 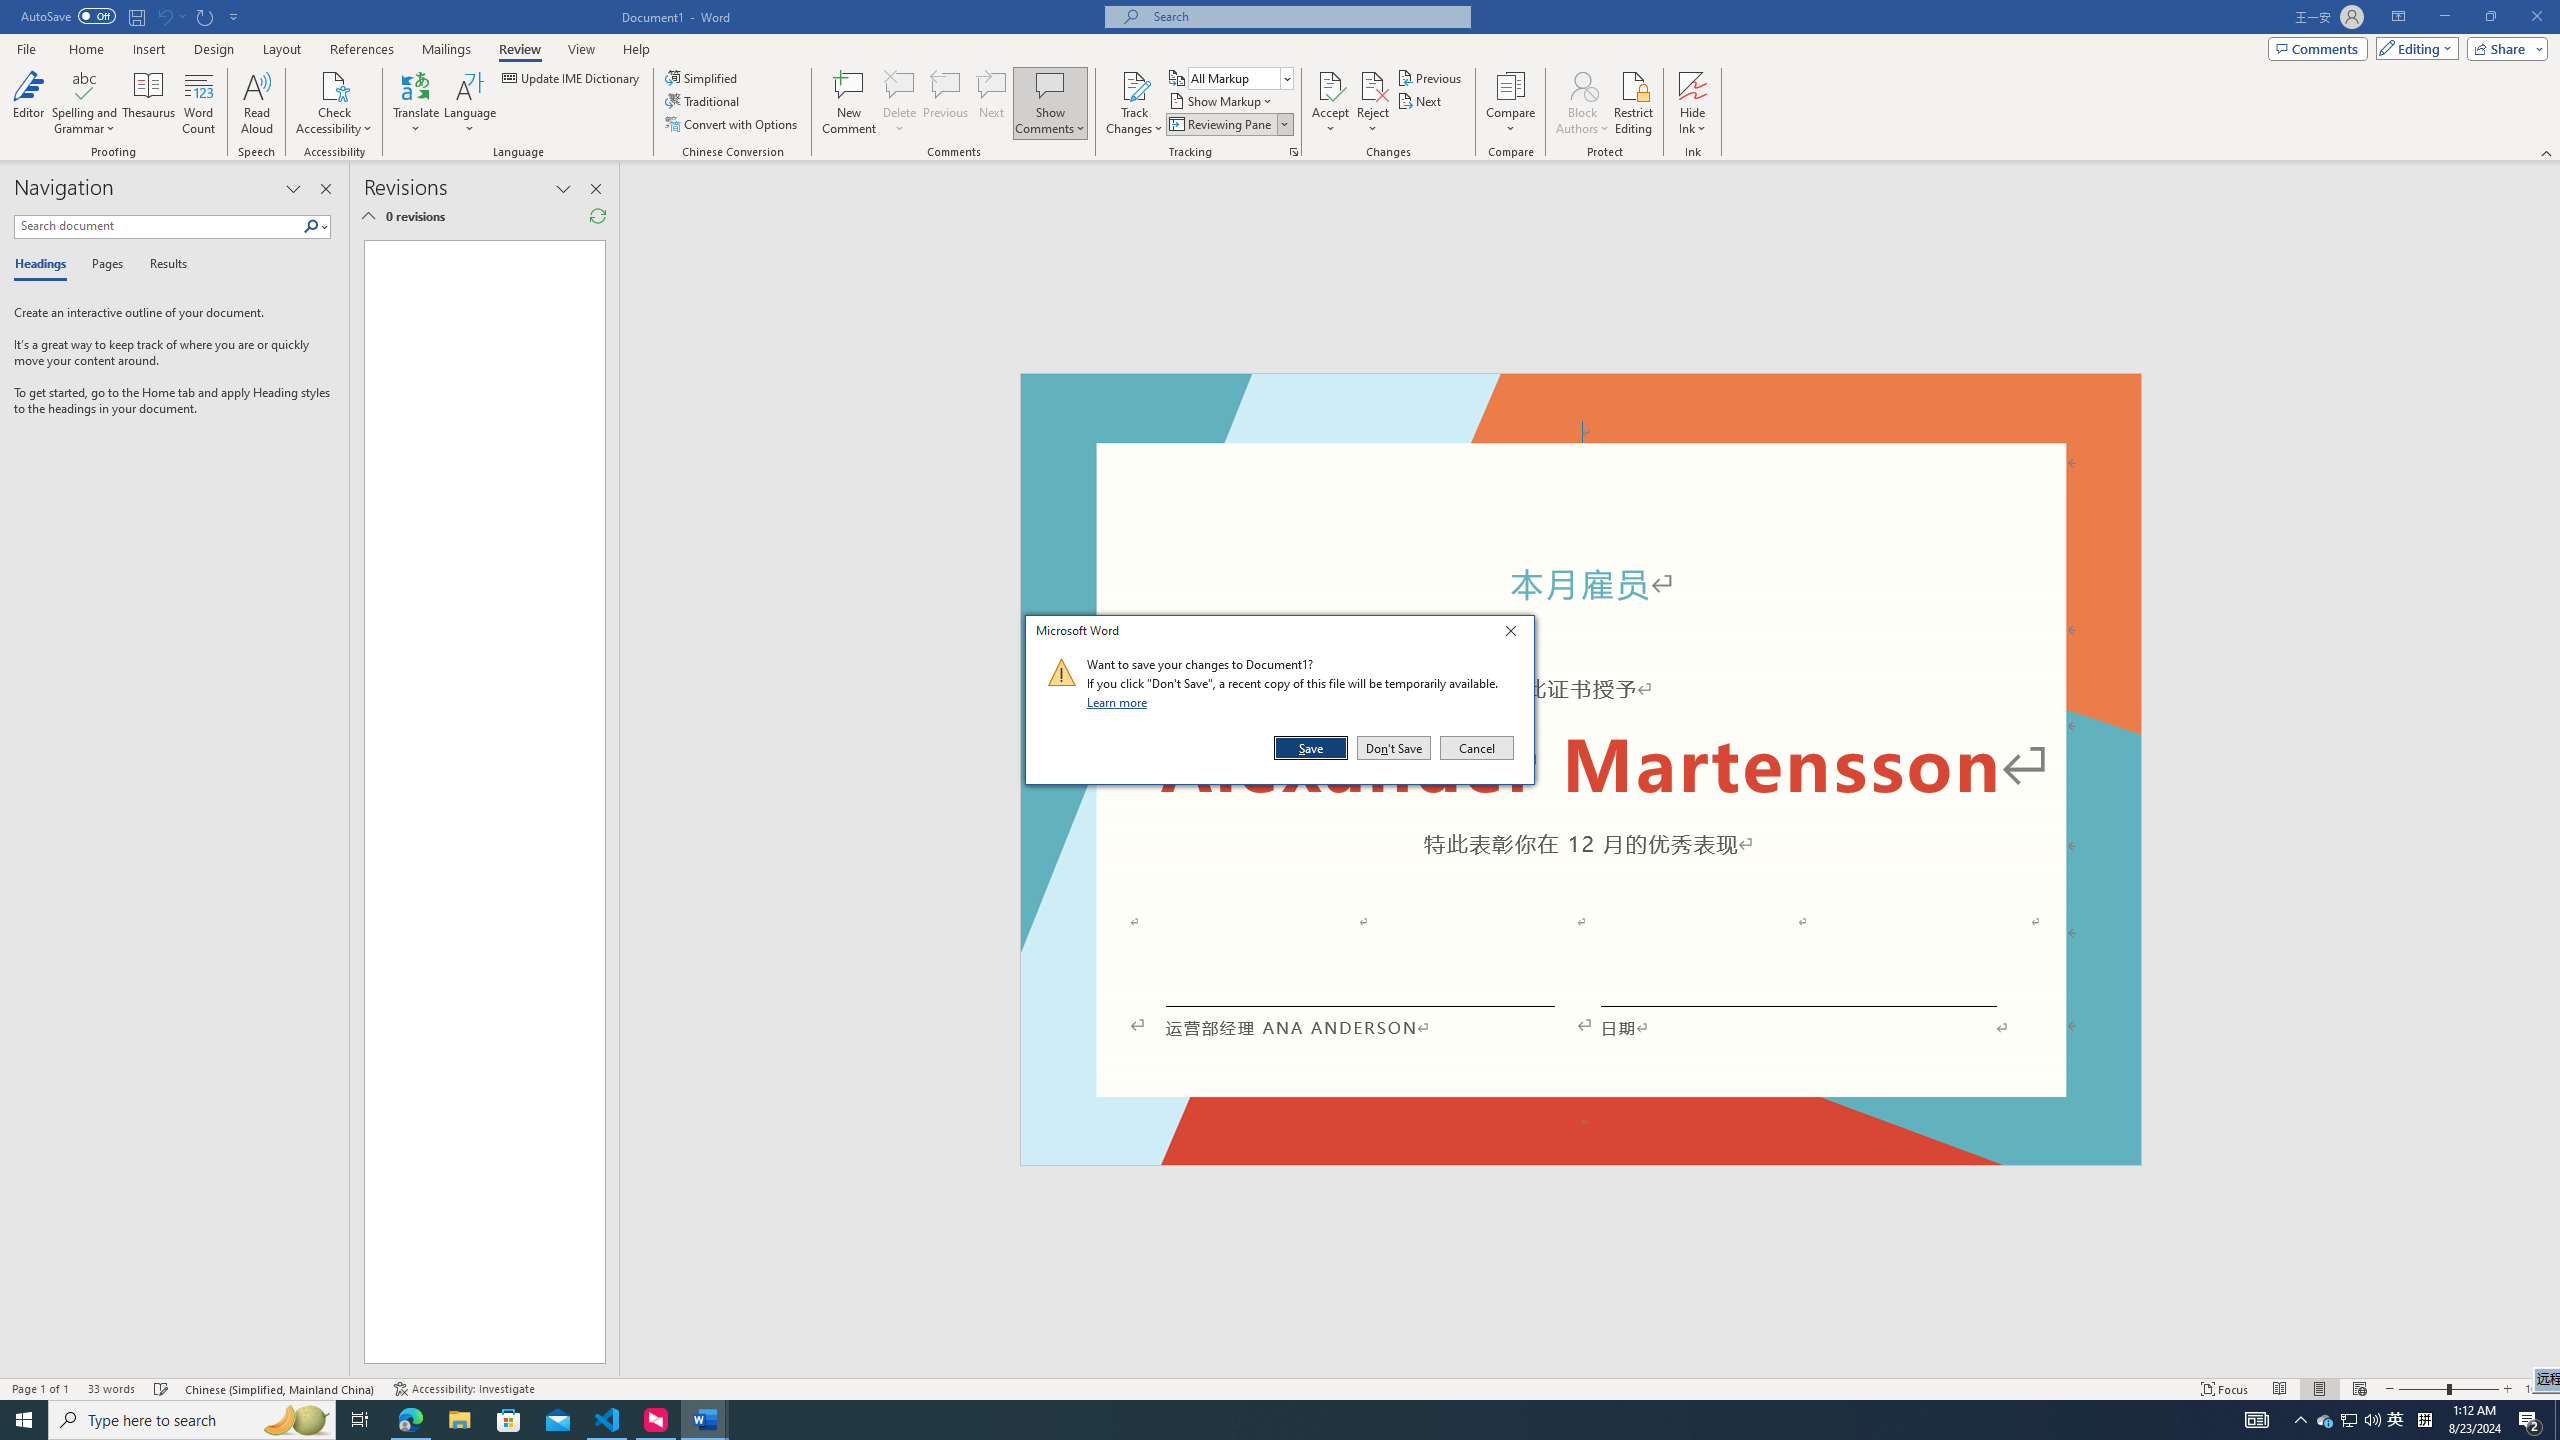 I want to click on 'Don', so click(x=1393, y=747).